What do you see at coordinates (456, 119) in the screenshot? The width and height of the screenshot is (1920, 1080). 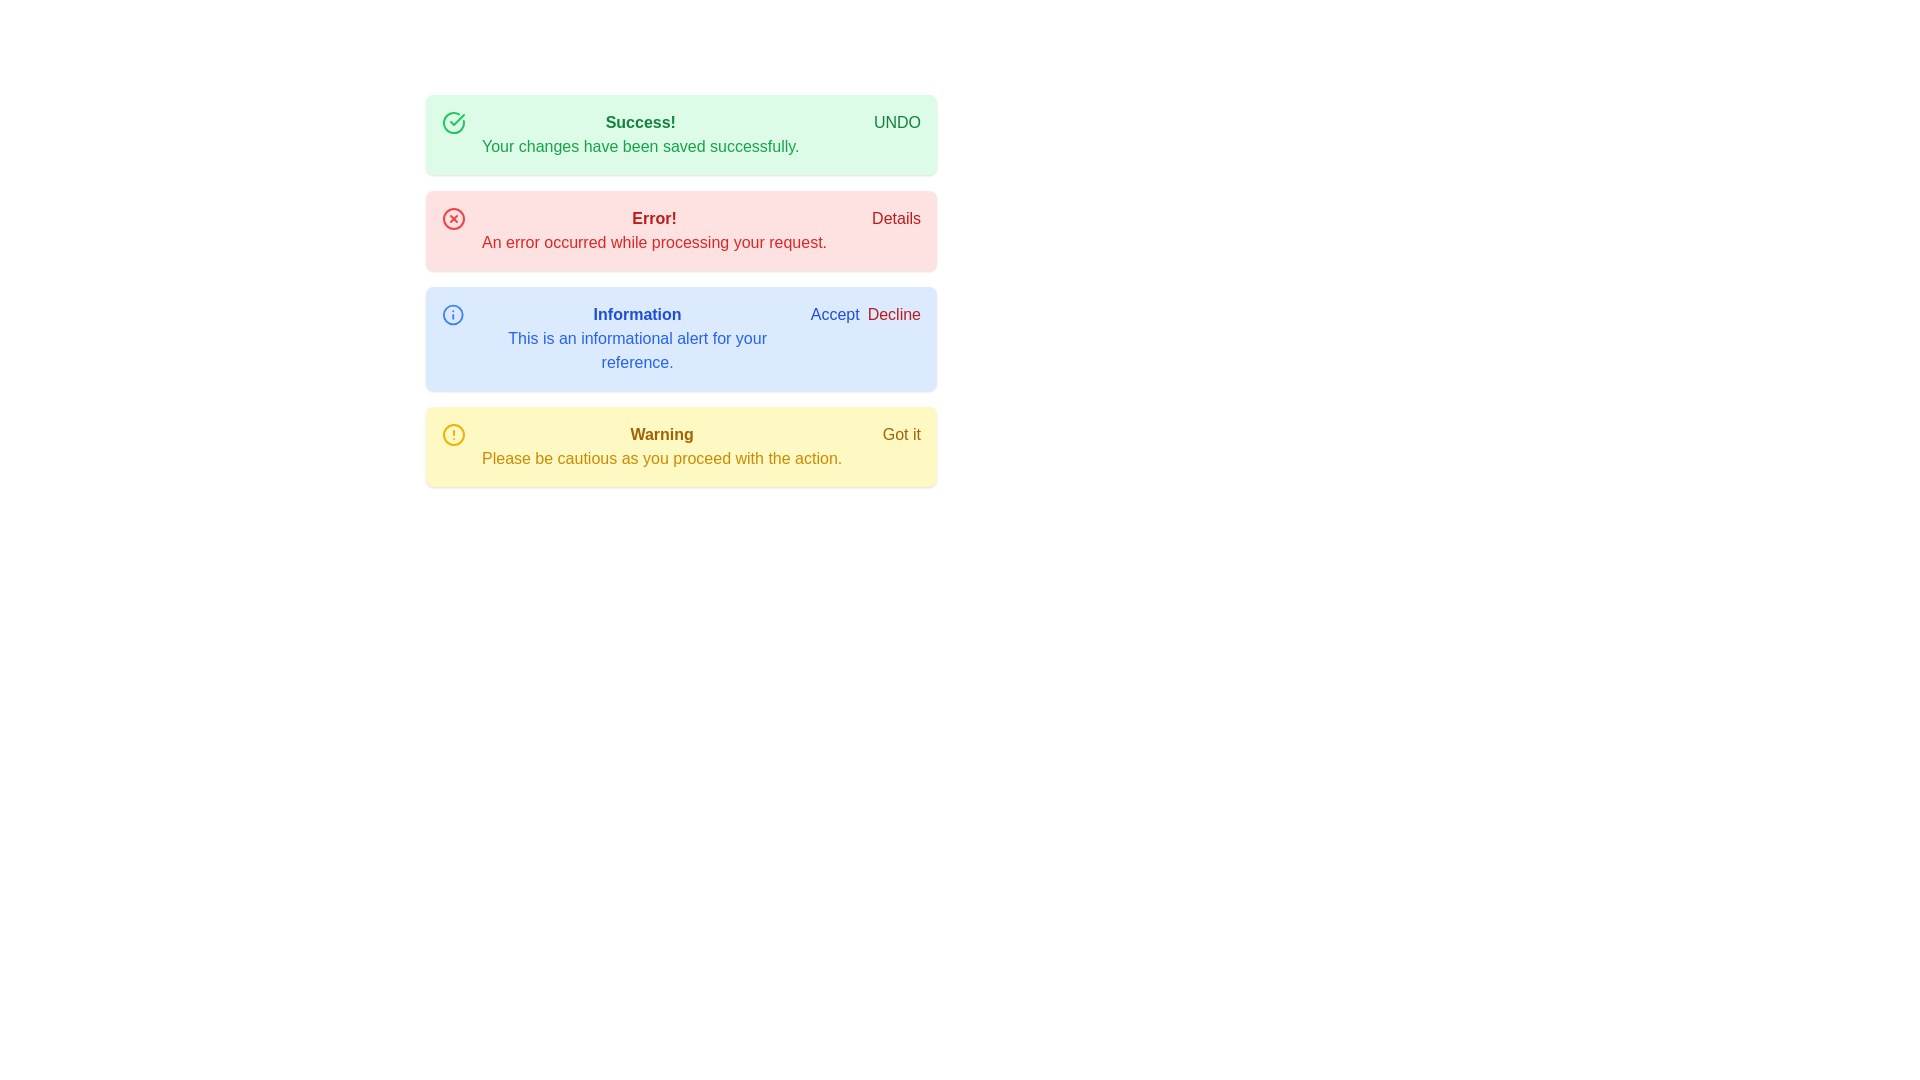 I see `the SVG checkmark representing a successful action within the green notification banner labeled 'Success!'` at bounding box center [456, 119].